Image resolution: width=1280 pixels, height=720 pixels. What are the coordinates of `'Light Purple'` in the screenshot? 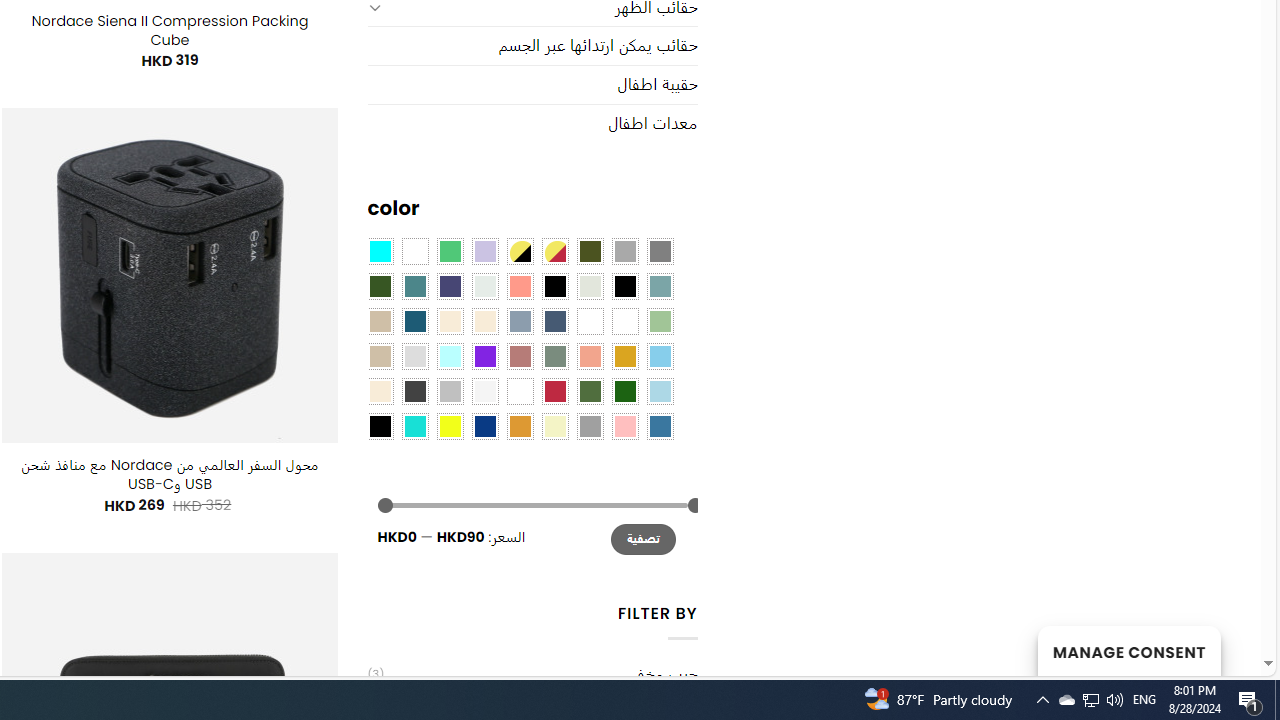 It's located at (485, 250).